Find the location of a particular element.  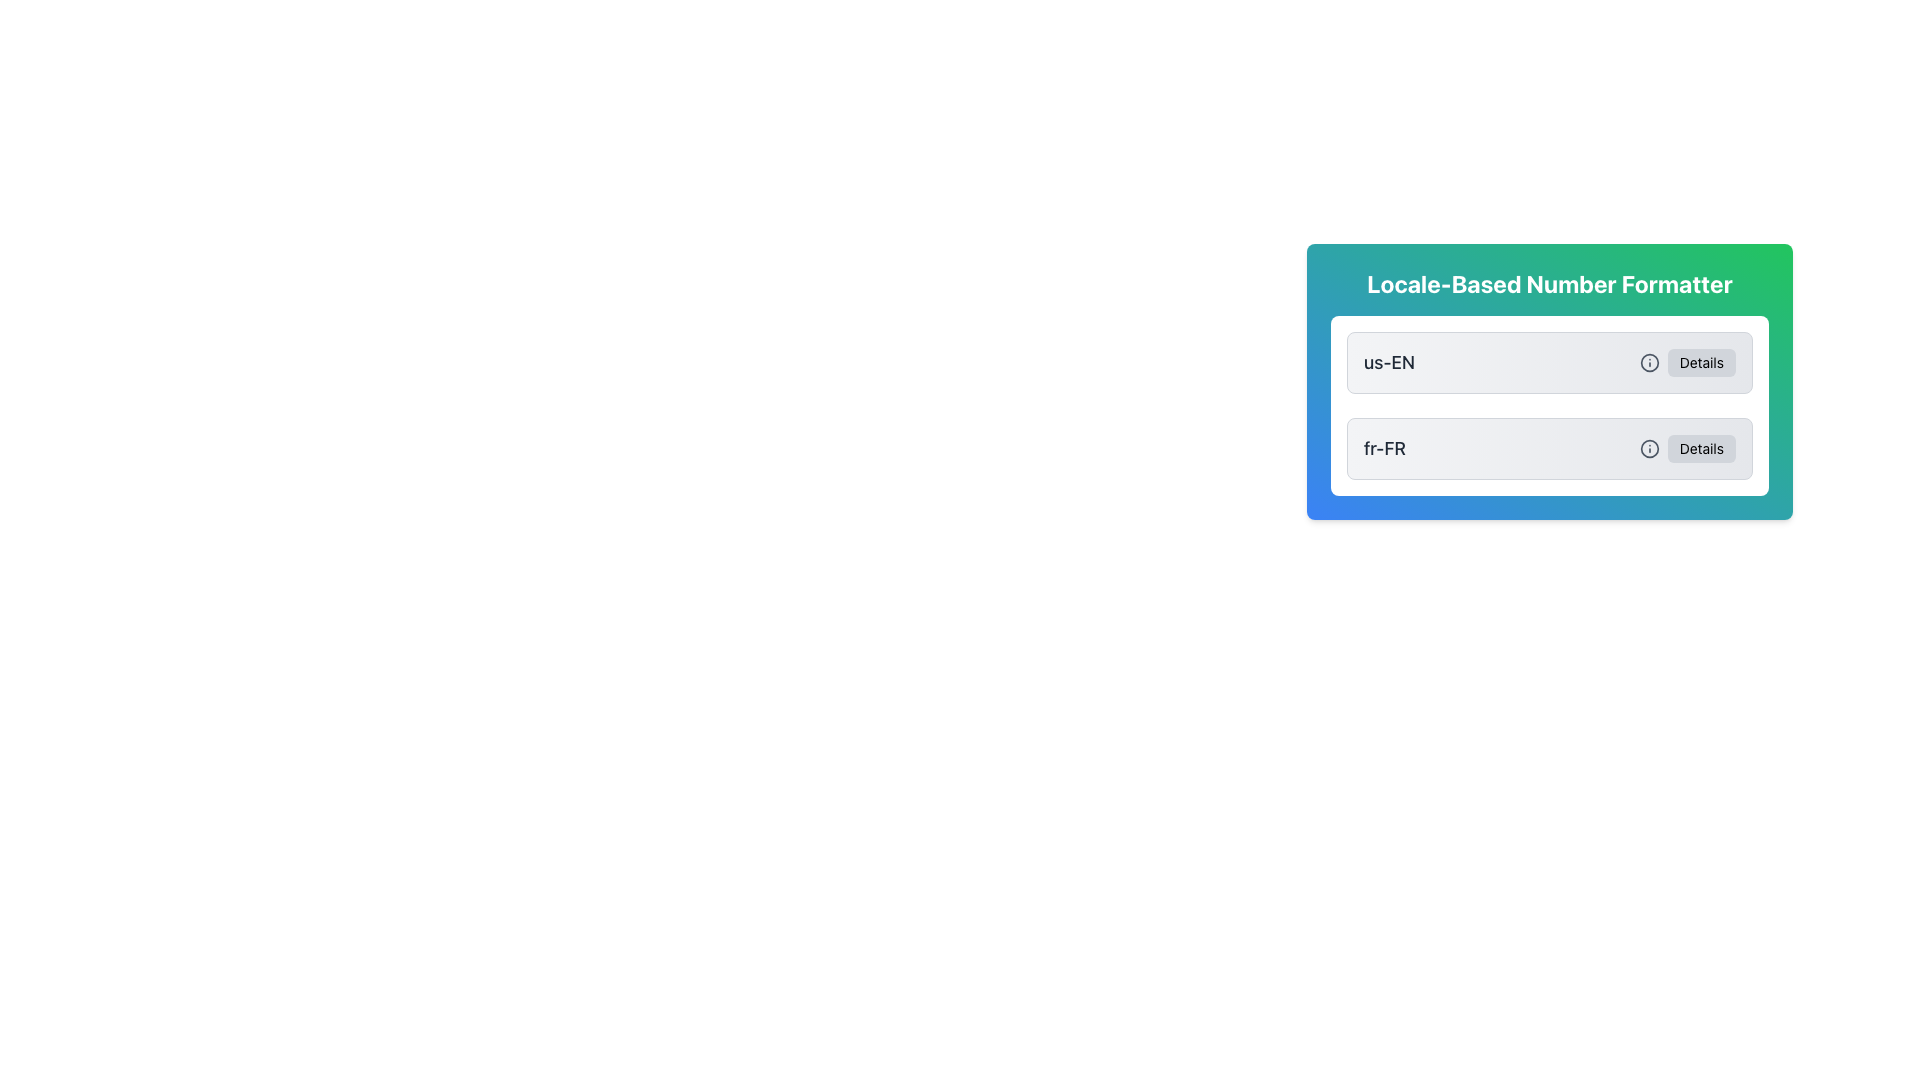

the 'Details' interactive button located to the far right of the 'fr-FR' row is located at coordinates (1700, 447).